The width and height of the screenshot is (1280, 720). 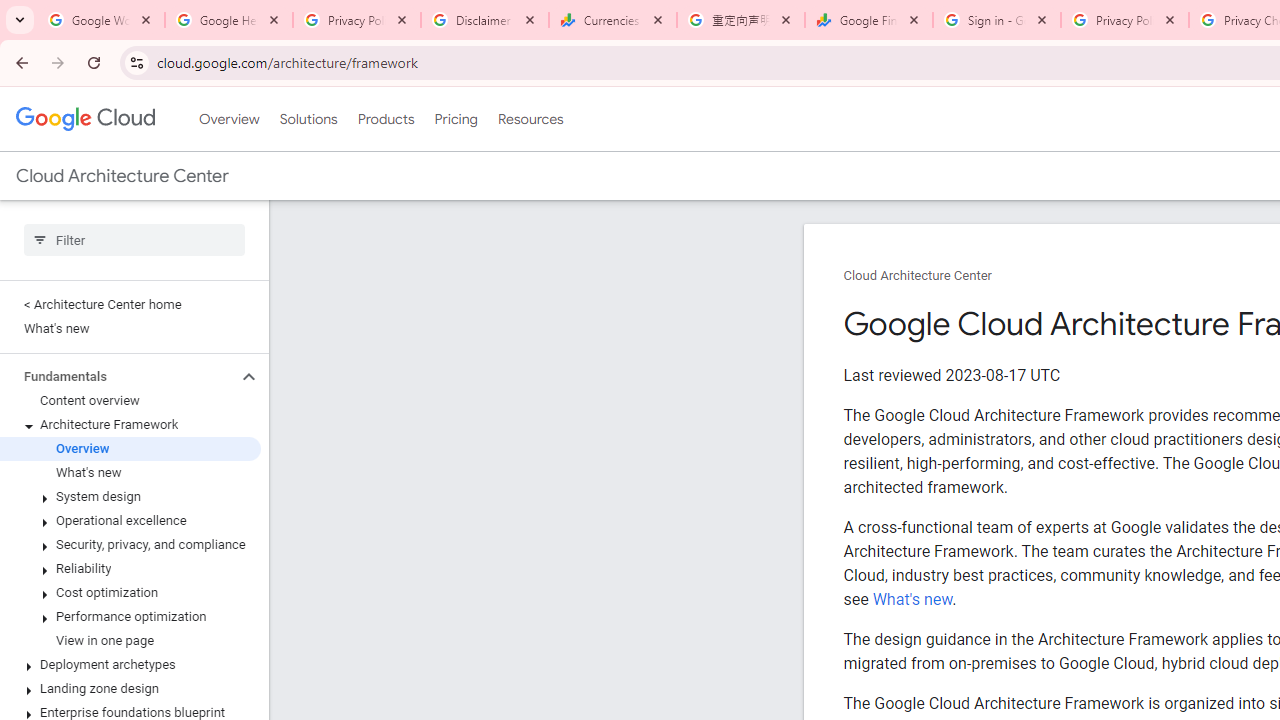 I want to click on 'Deployment archetypes', so click(x=129, y=664).